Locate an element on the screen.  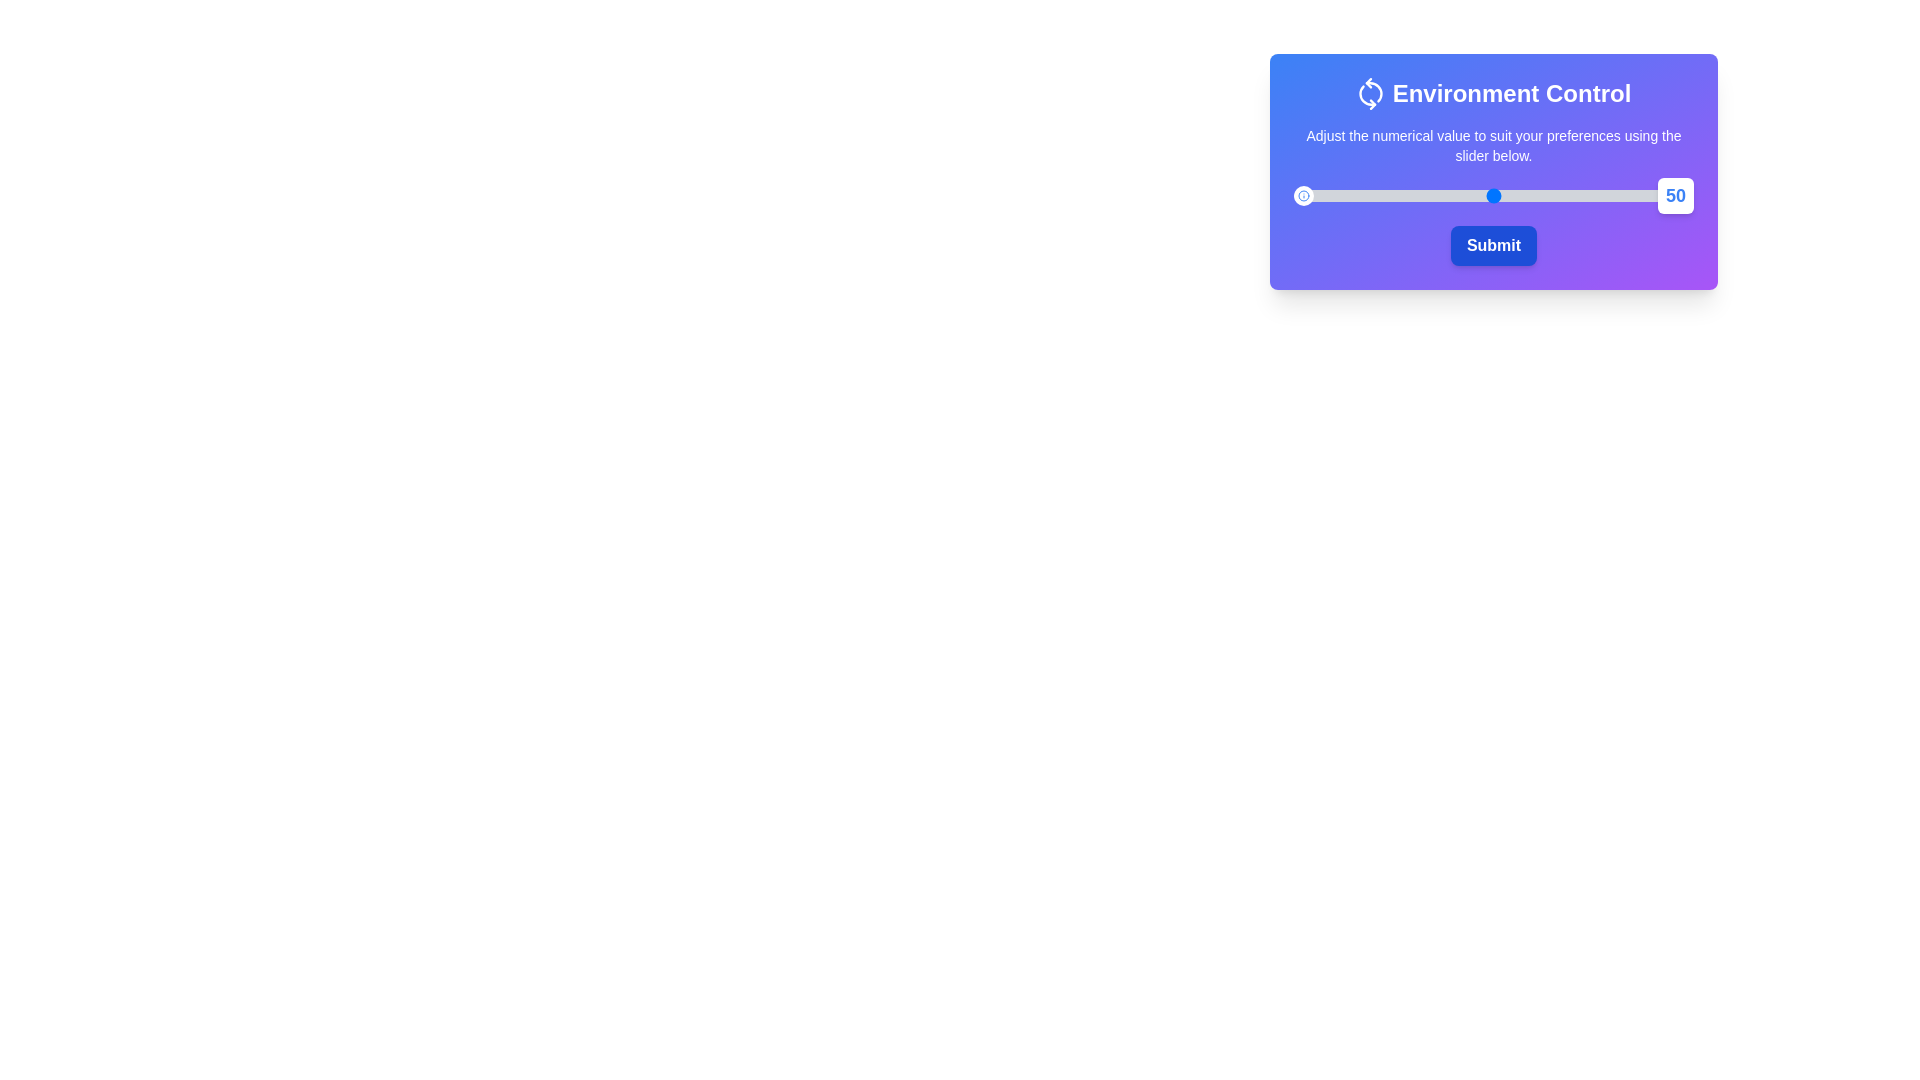
the slider to set the value to 17 is located at coordinates (1361, 196).